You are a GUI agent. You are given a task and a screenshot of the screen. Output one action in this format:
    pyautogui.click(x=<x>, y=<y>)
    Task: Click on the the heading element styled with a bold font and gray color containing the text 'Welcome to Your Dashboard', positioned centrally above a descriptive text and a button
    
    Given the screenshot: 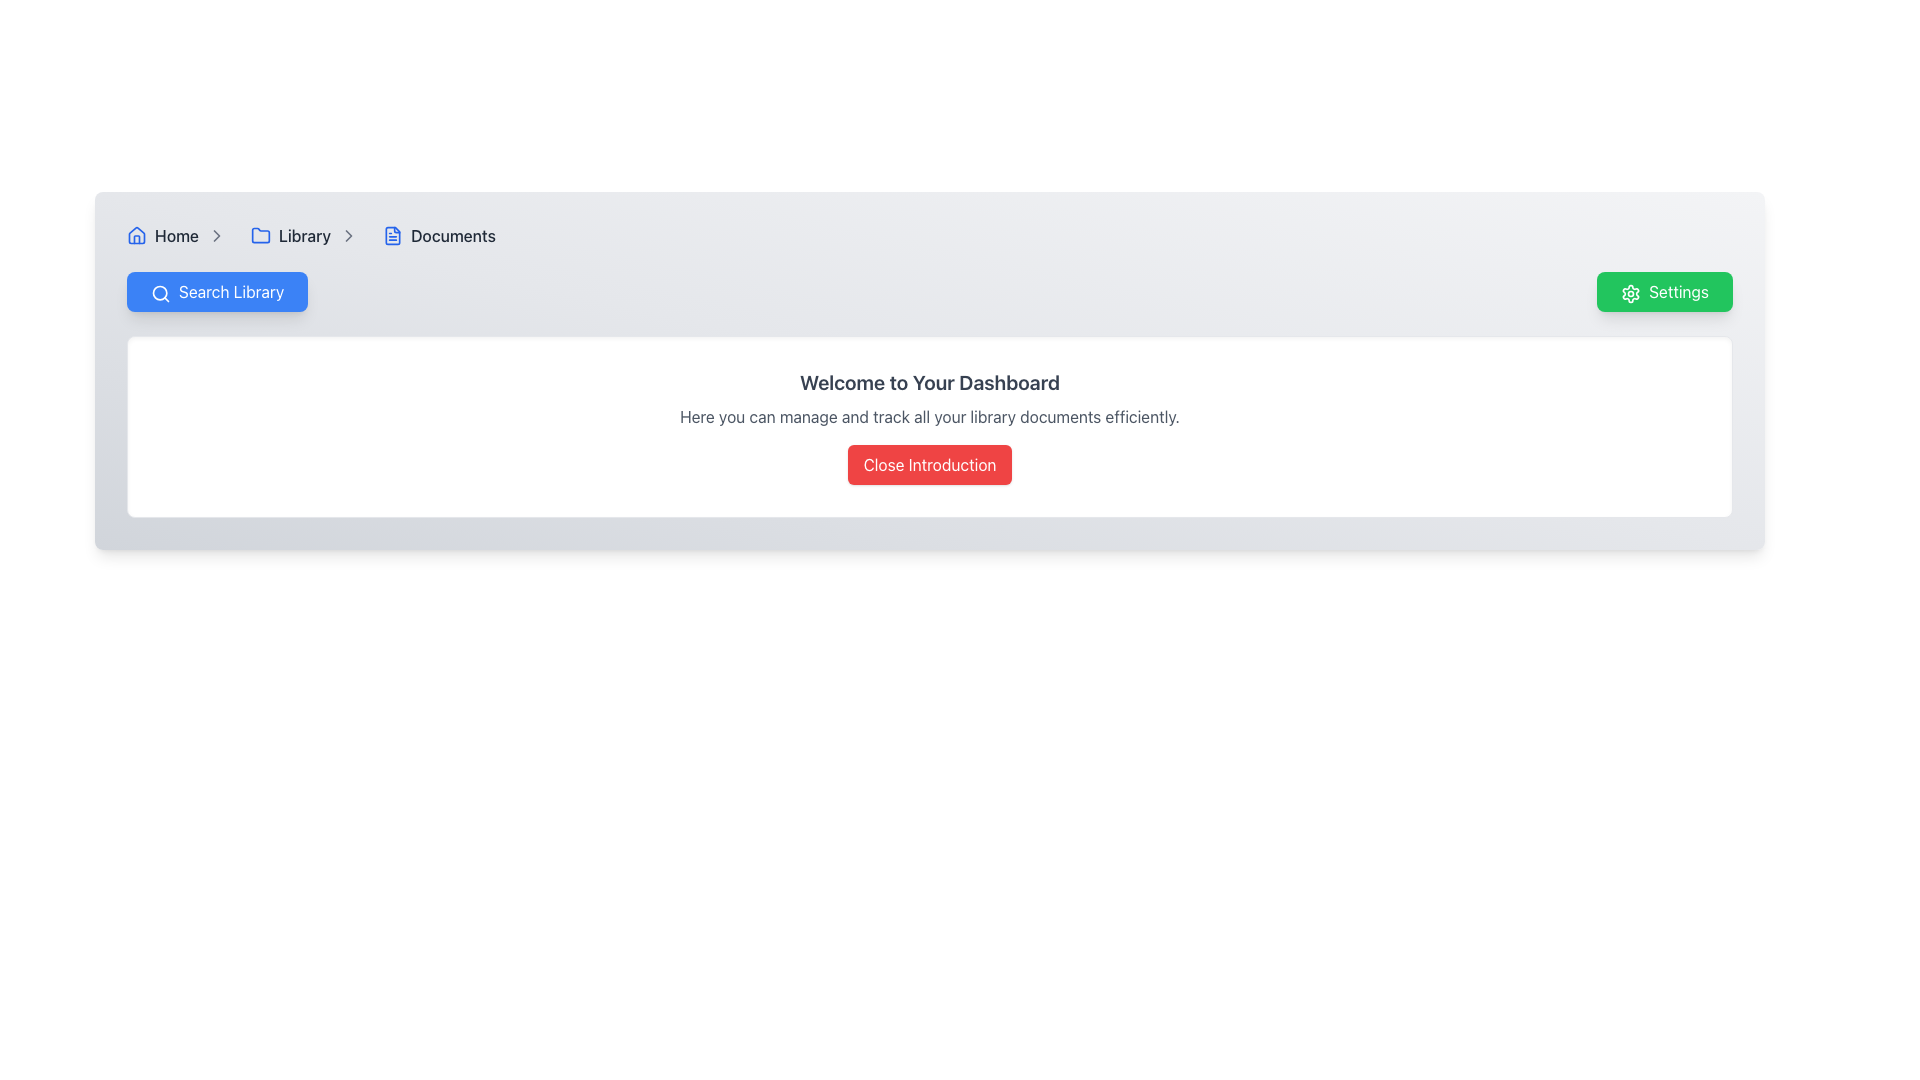 What is the action you would take?
    pyautogui.click(x=929, y=382)
    